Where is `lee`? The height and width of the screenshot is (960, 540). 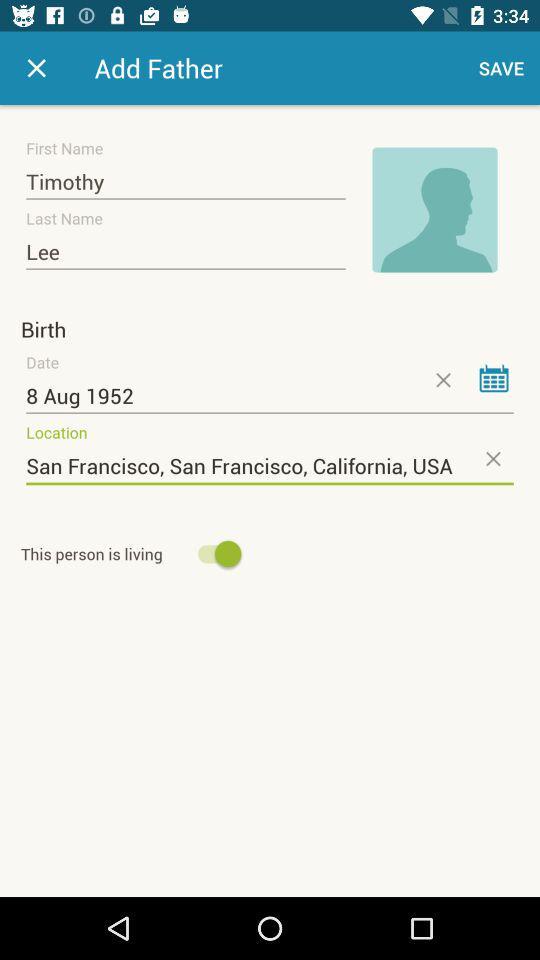
lee is located at coordinates (185, 251).